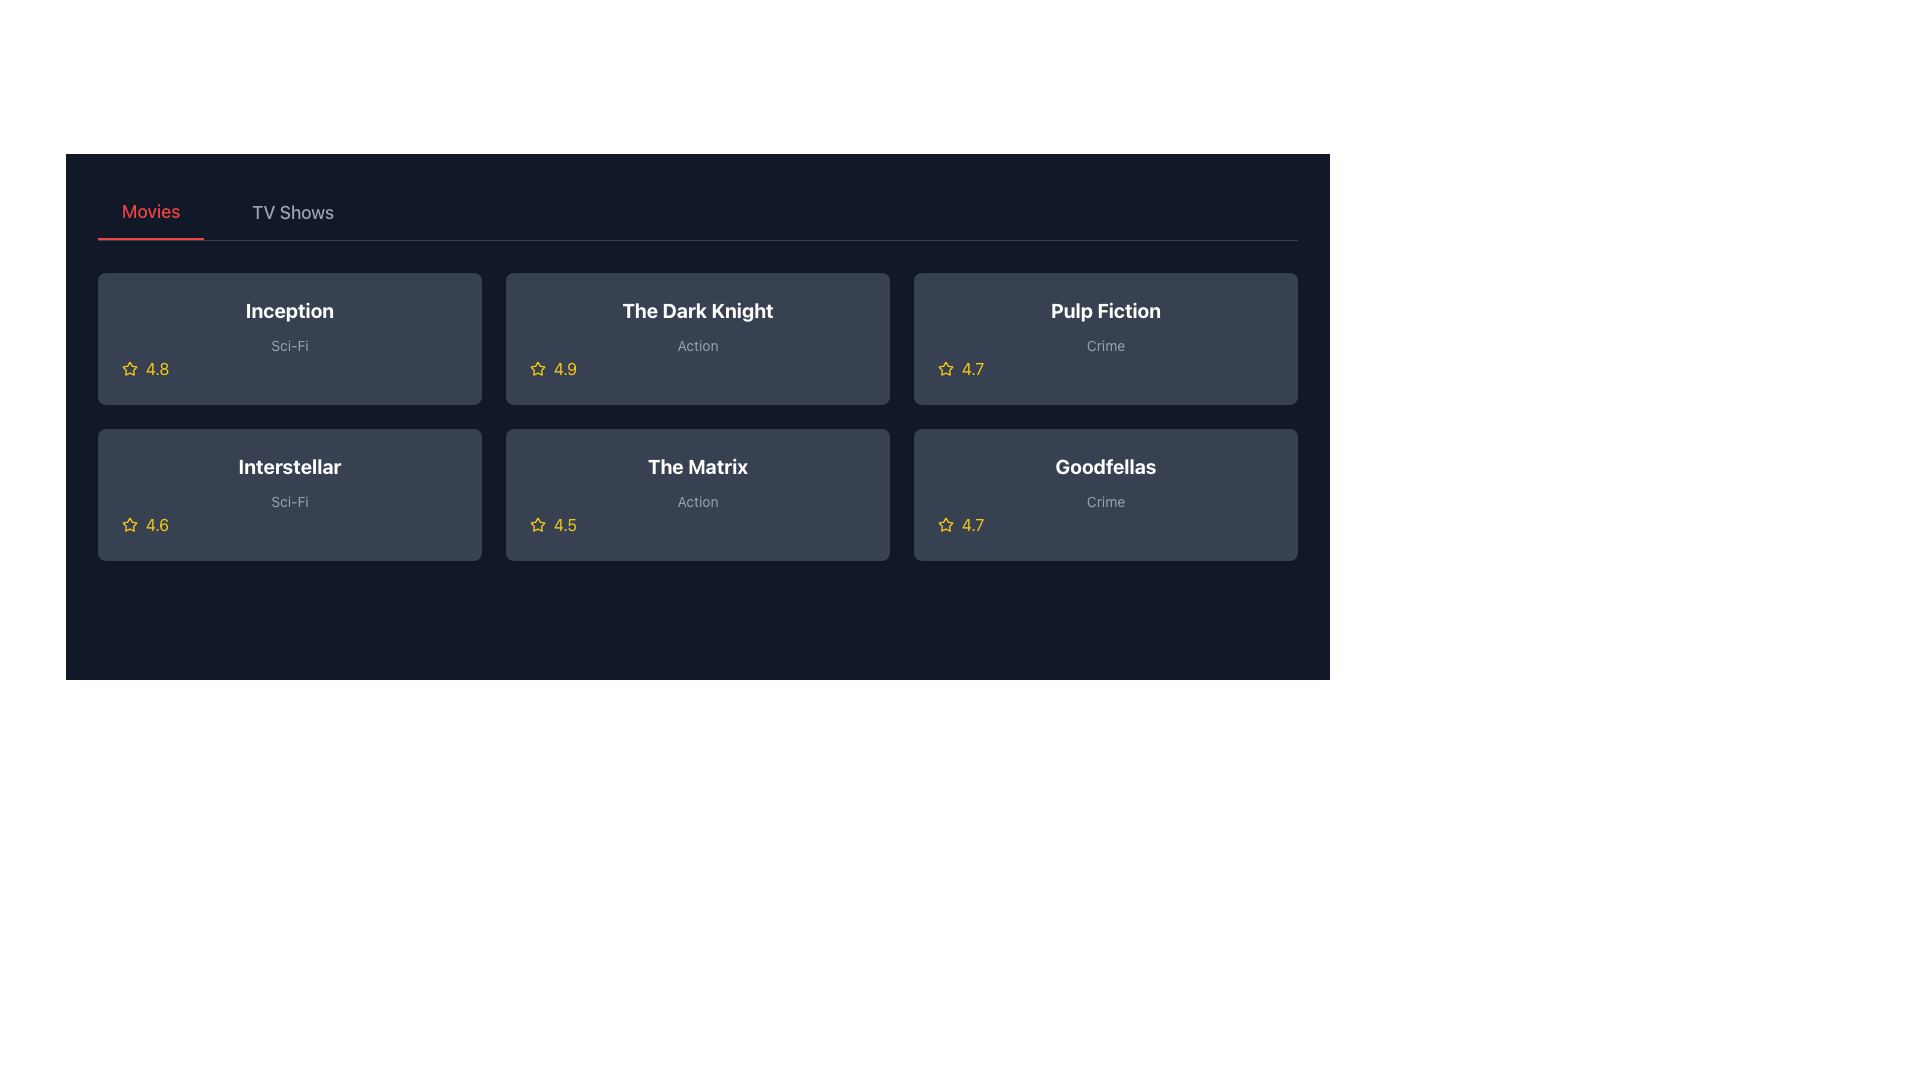 The height and width of the screenshot is (1080, 1920). I want to click on the Text Label indicating the genre of 'The Matrix', which is located in the second row and second column of the media selection grid, so click(697, 500).